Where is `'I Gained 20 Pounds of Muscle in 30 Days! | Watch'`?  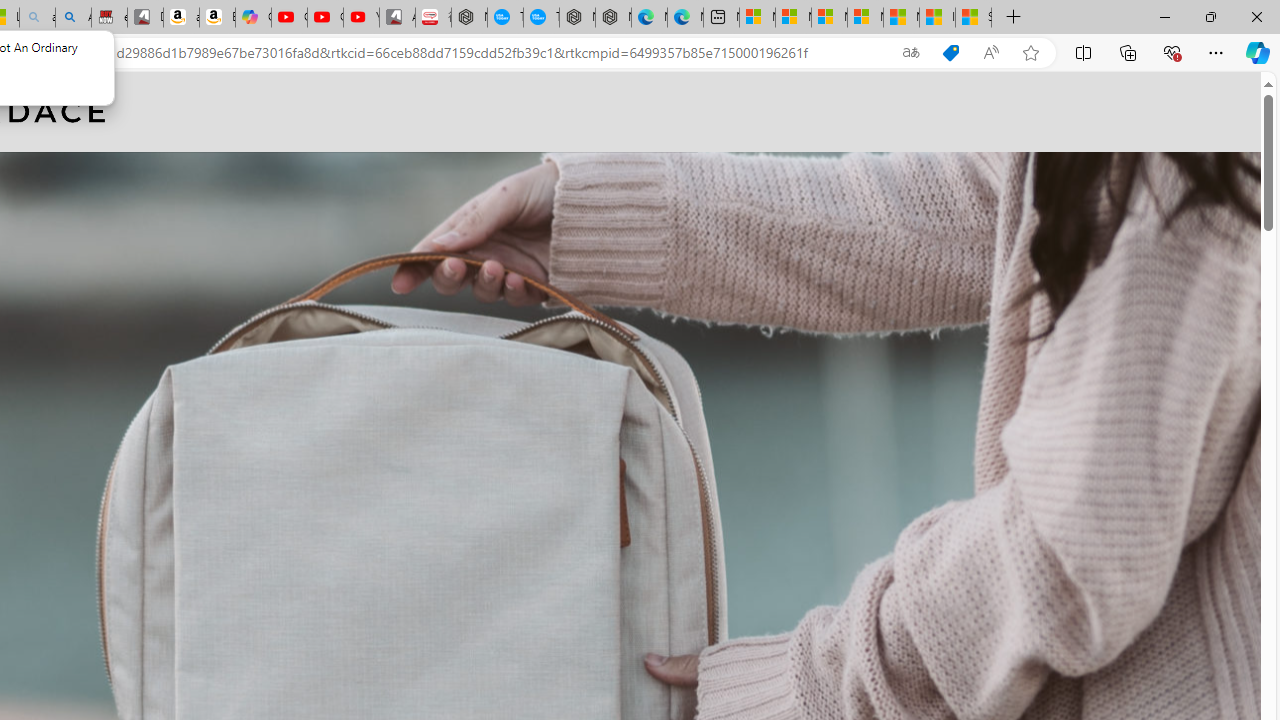
'I Gained 20 Pounds of Muscle in 30 Days! | Watch' is located at coordinates (936, 17).